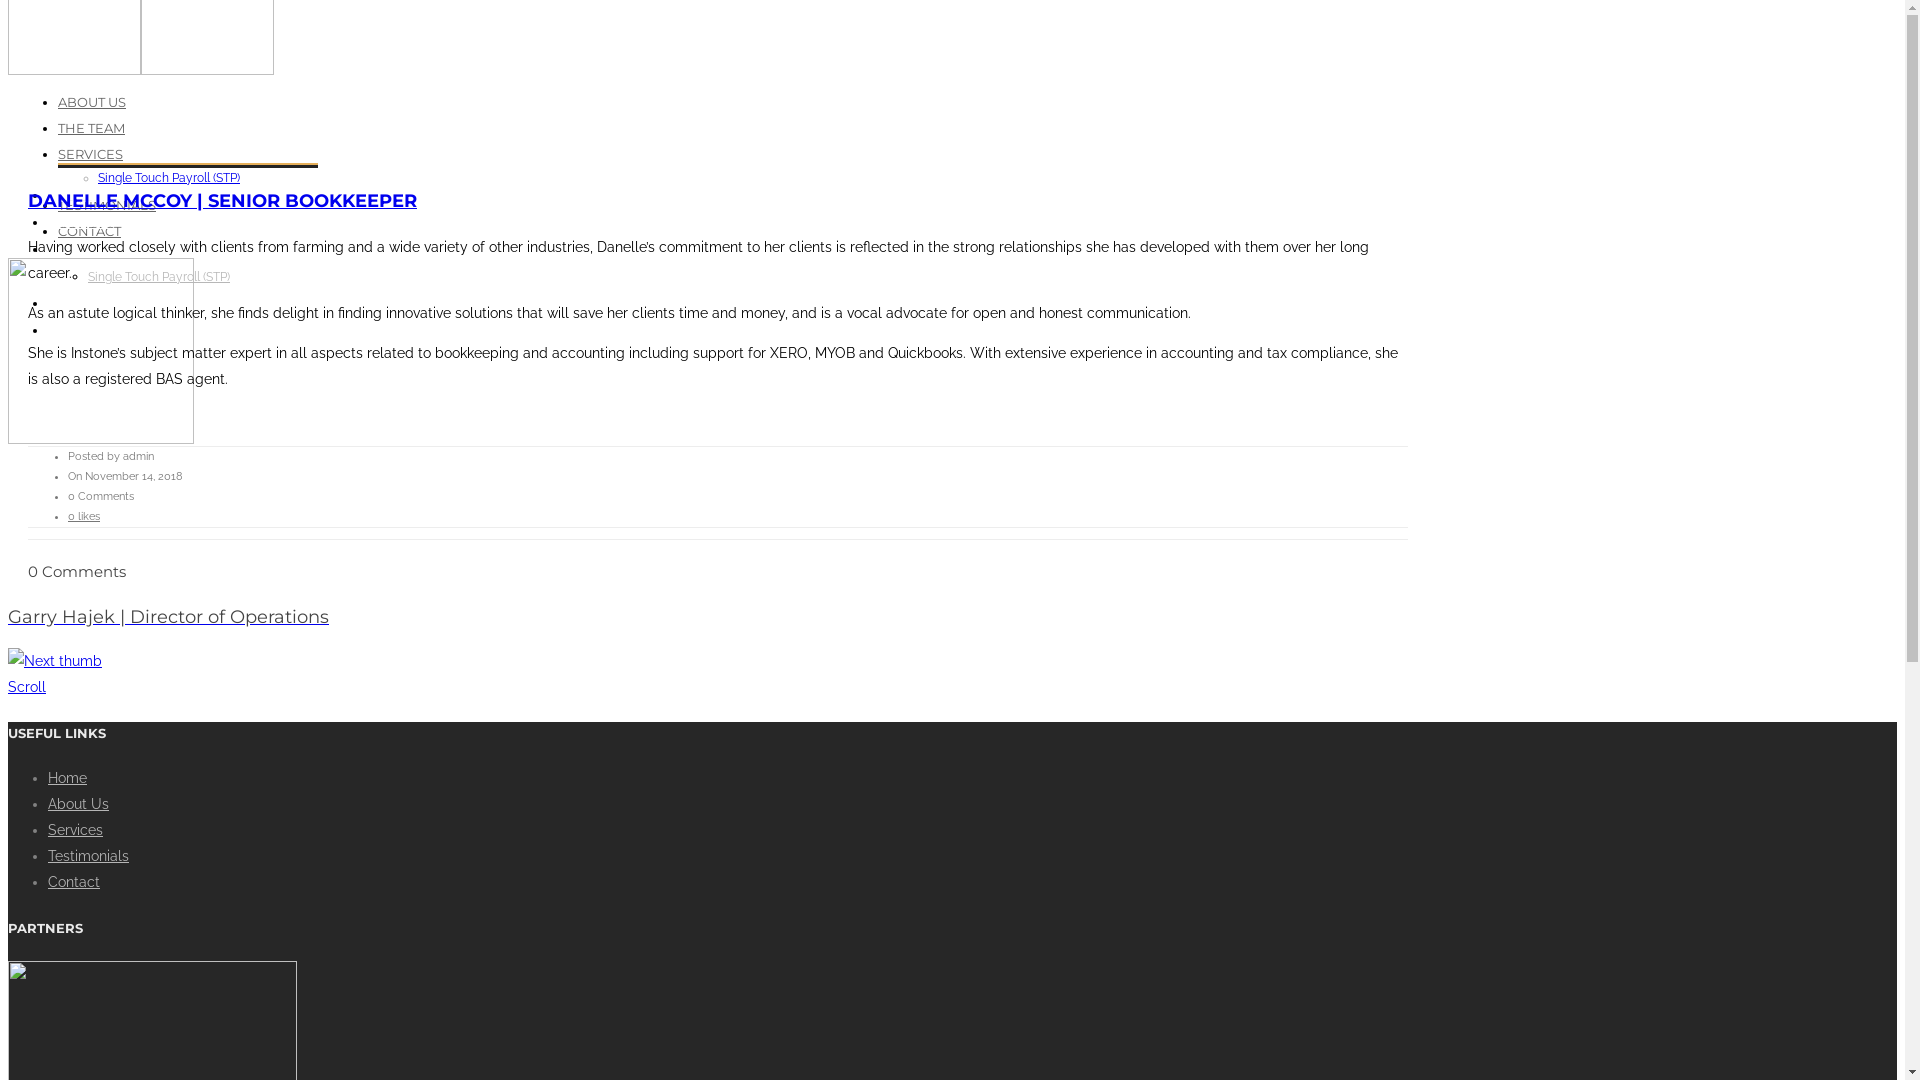 The width and height of the screenshot is (1920, 1080). Describe the element at coordinates (67, 777) in the screenshot. I see `'Home'` at that location.